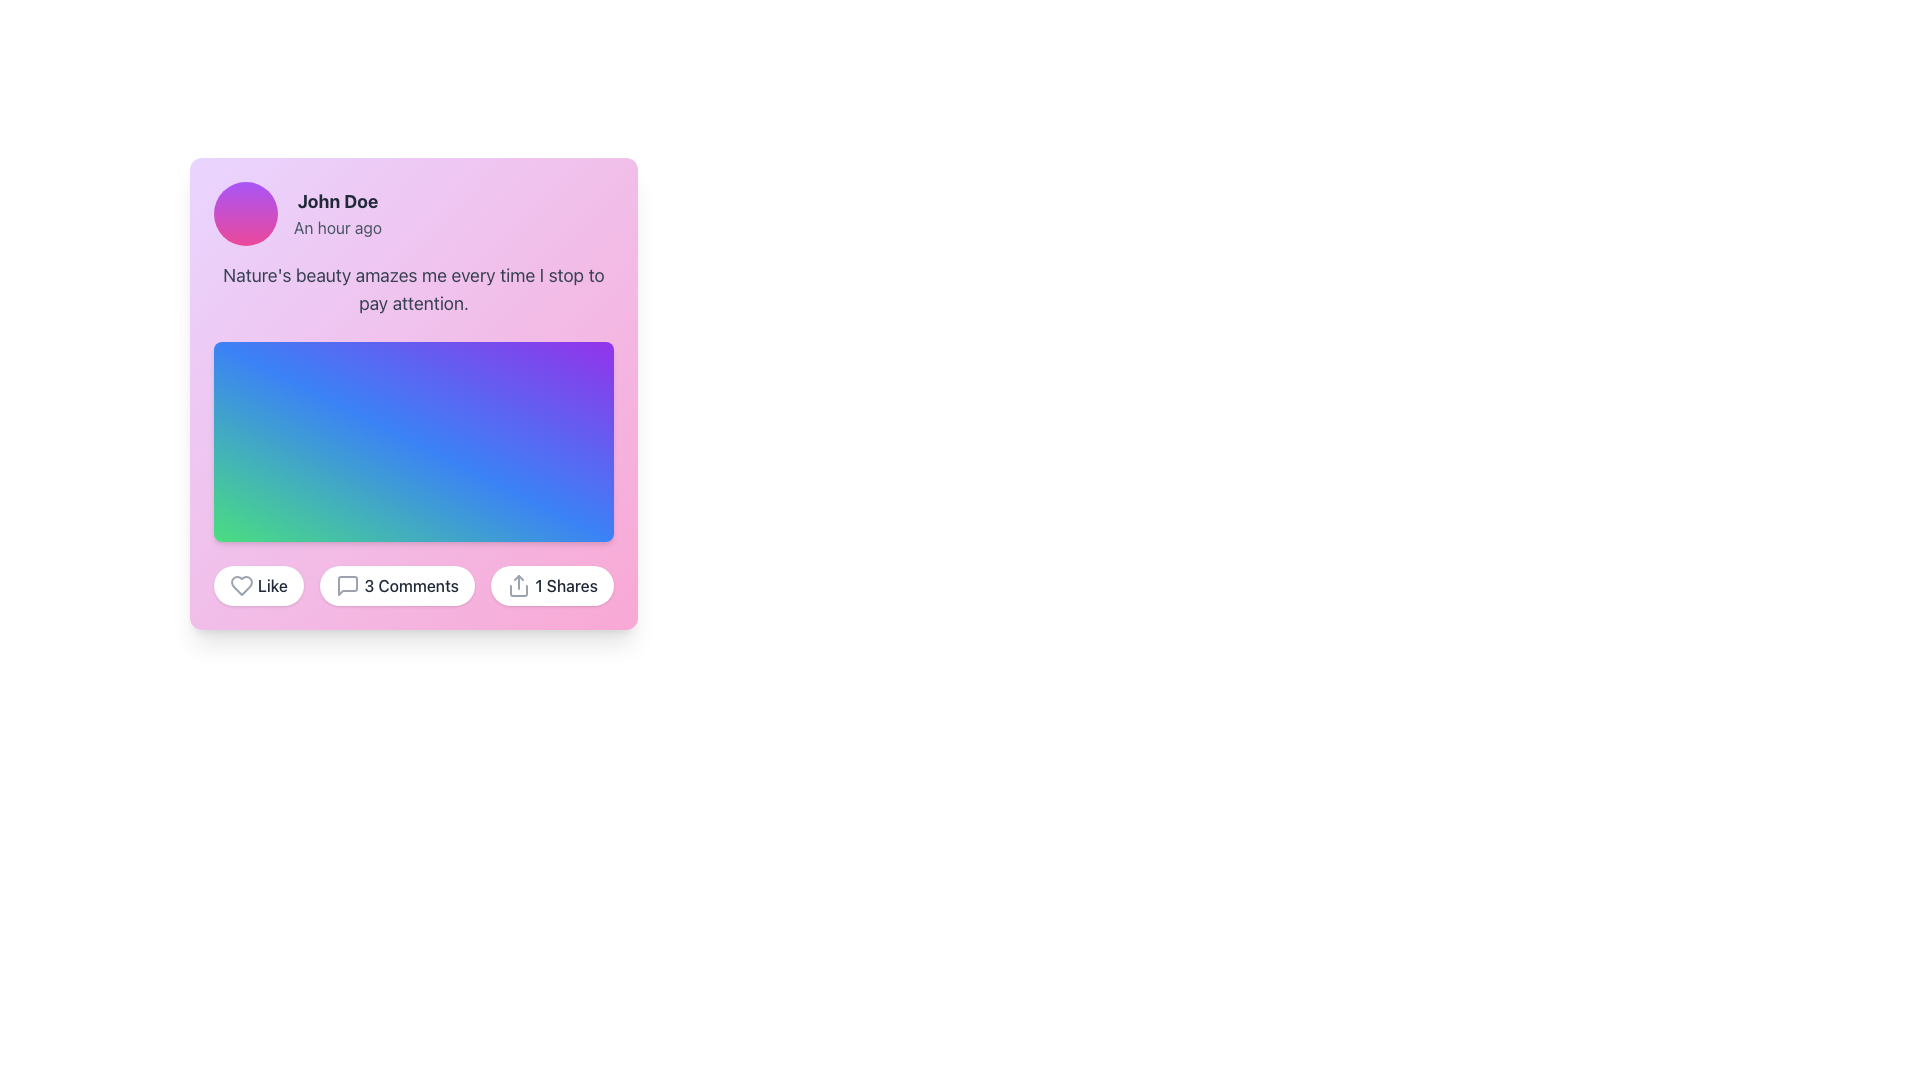 The width and height of the screenshot is (1920, 1080). I want to click on the 'like' button located at the bottom left of the card, so click(258, 585).